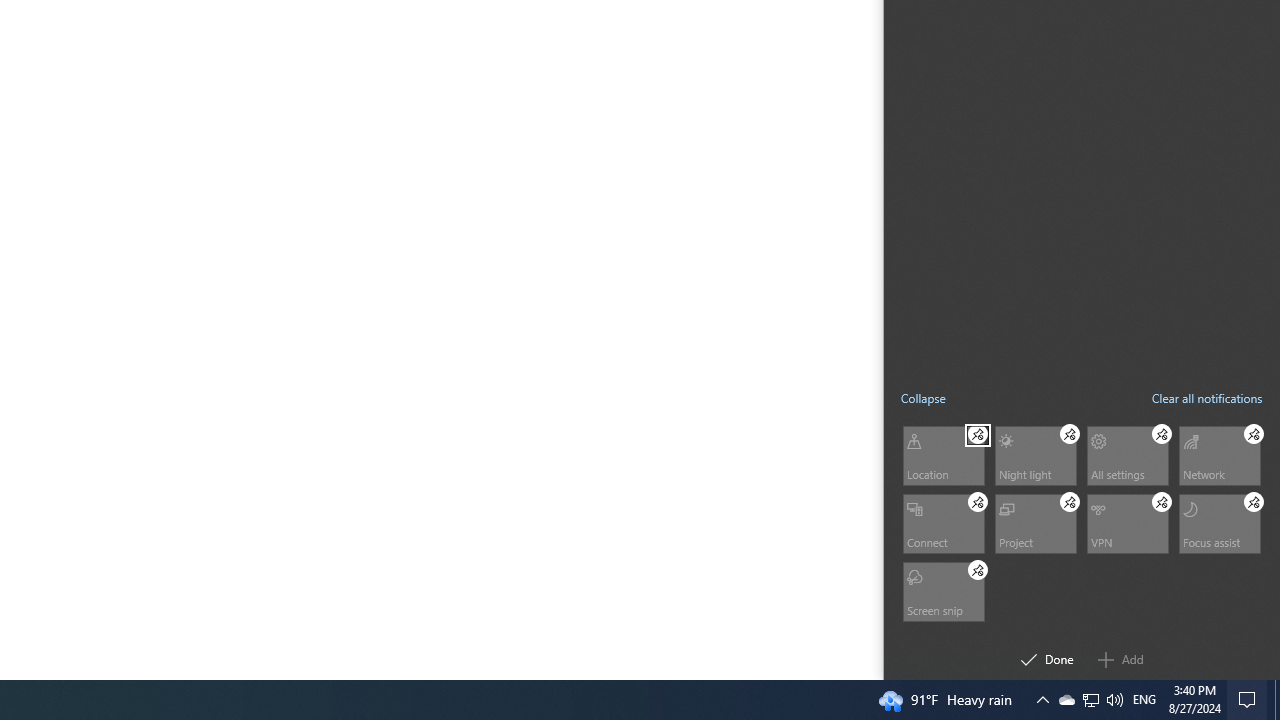 The image size is (1280, 720). What do you see at coordinates (1034, 522) in the screenshot?
I see `'Project'` at bounding box center [1034, 522].